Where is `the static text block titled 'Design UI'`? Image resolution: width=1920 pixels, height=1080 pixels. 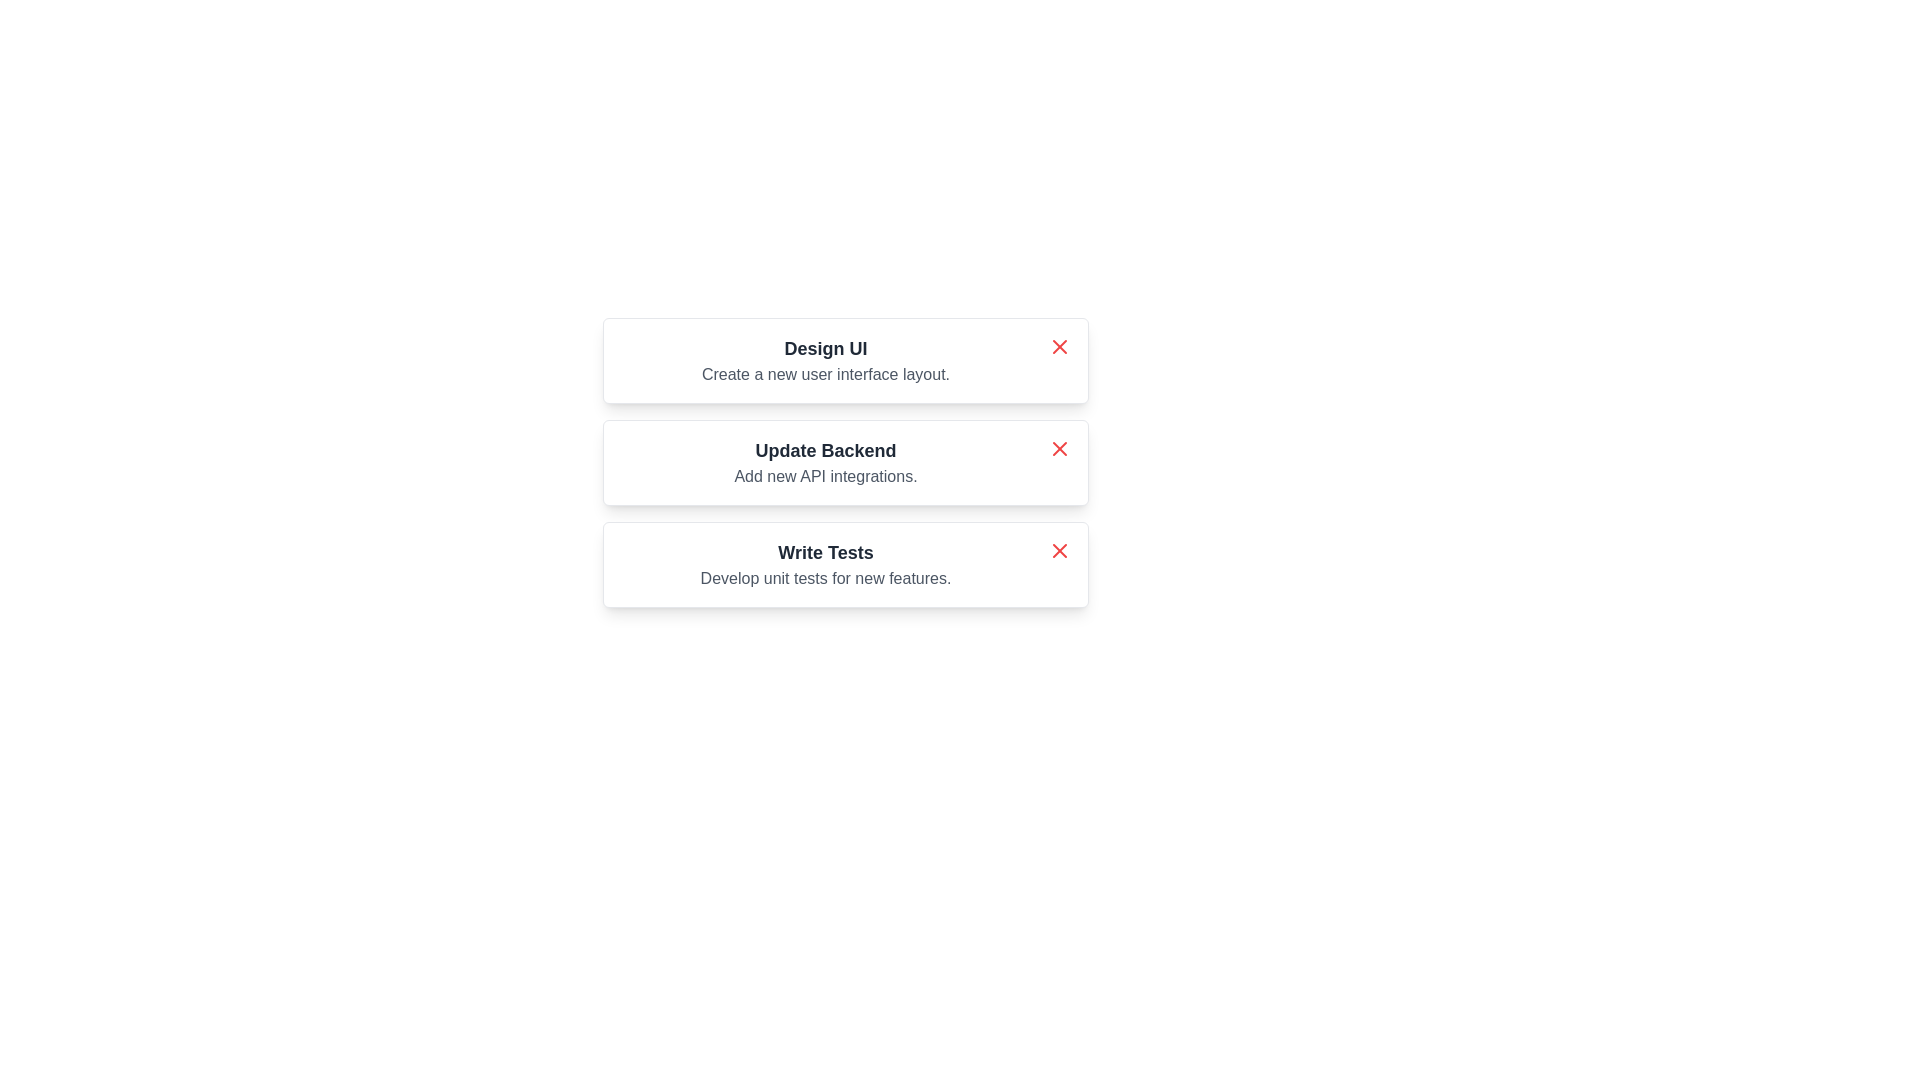 the static text block titled 'Design UI' is located at coordinates (825, 361).